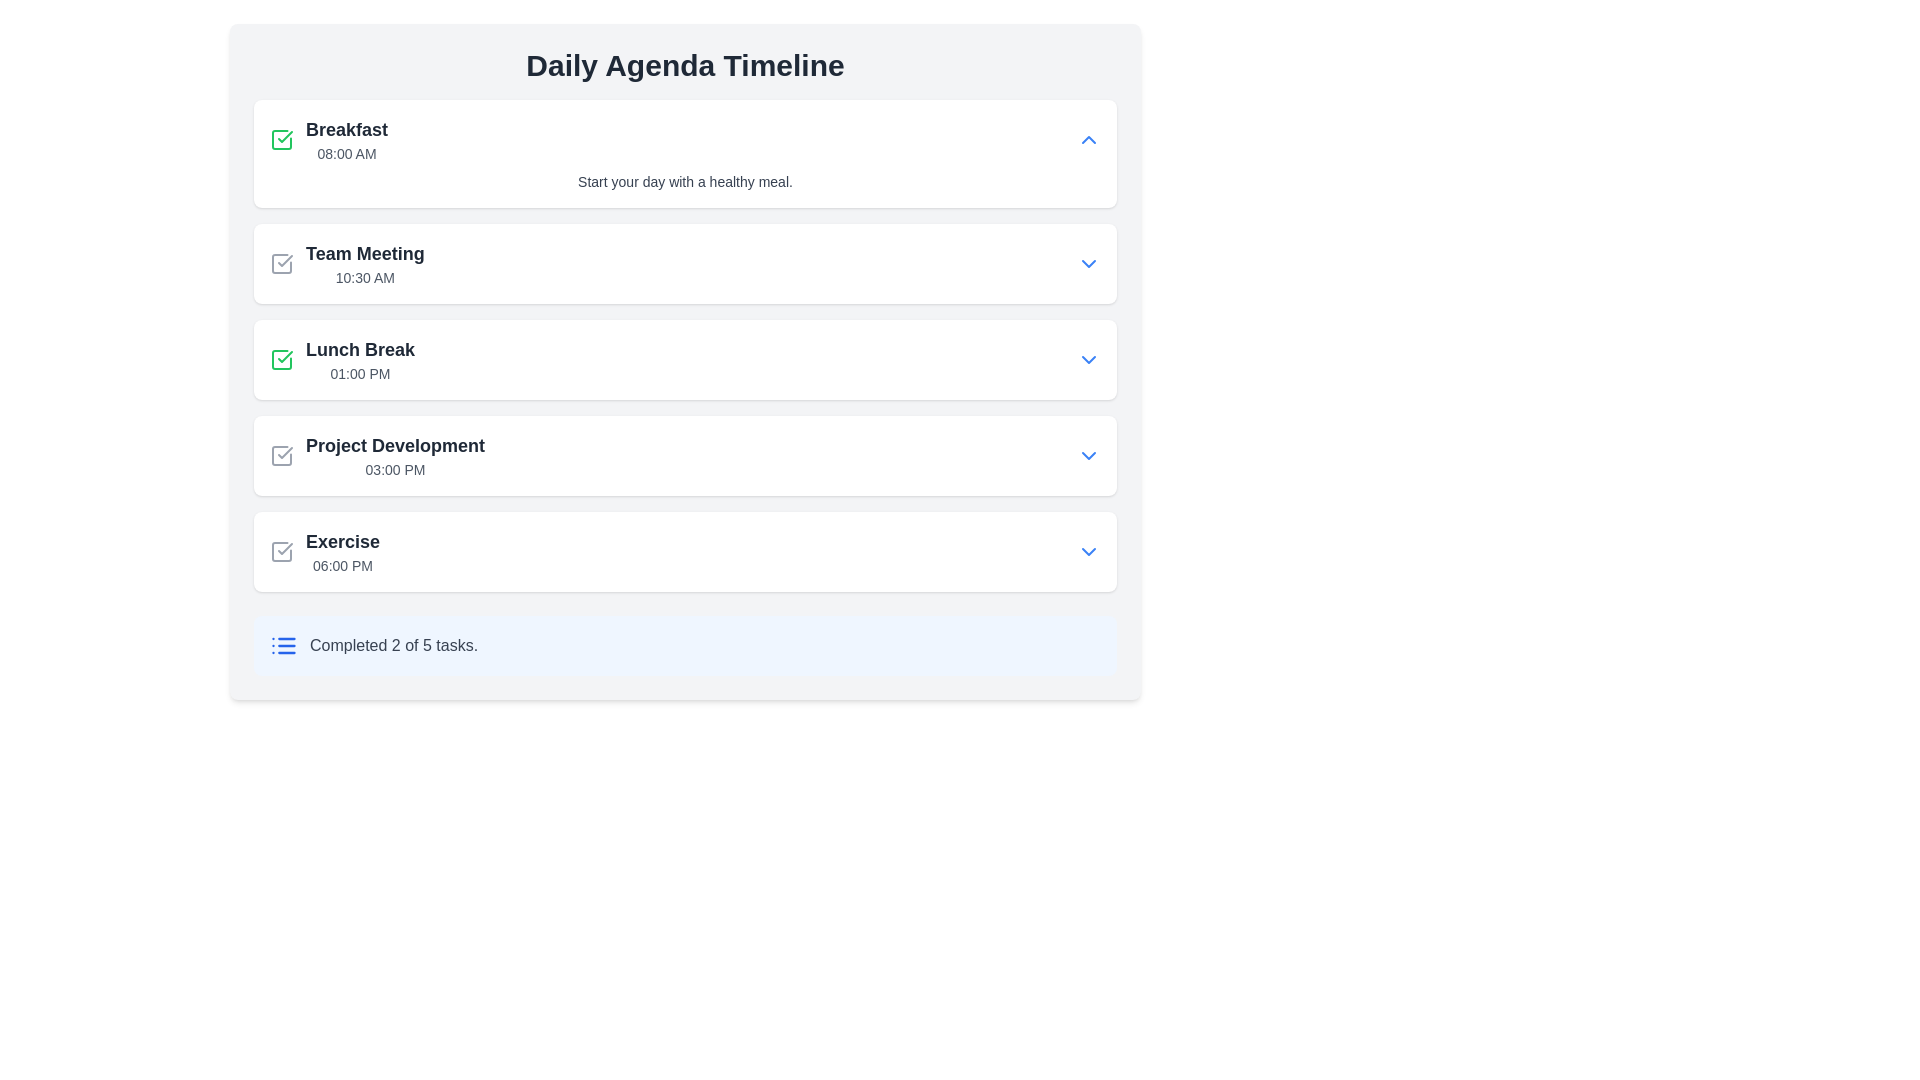 This screenshot has width=1920, height=1080. I want to click on the text label element styled as a heading reading 'Breakfast', so click(346, 130).